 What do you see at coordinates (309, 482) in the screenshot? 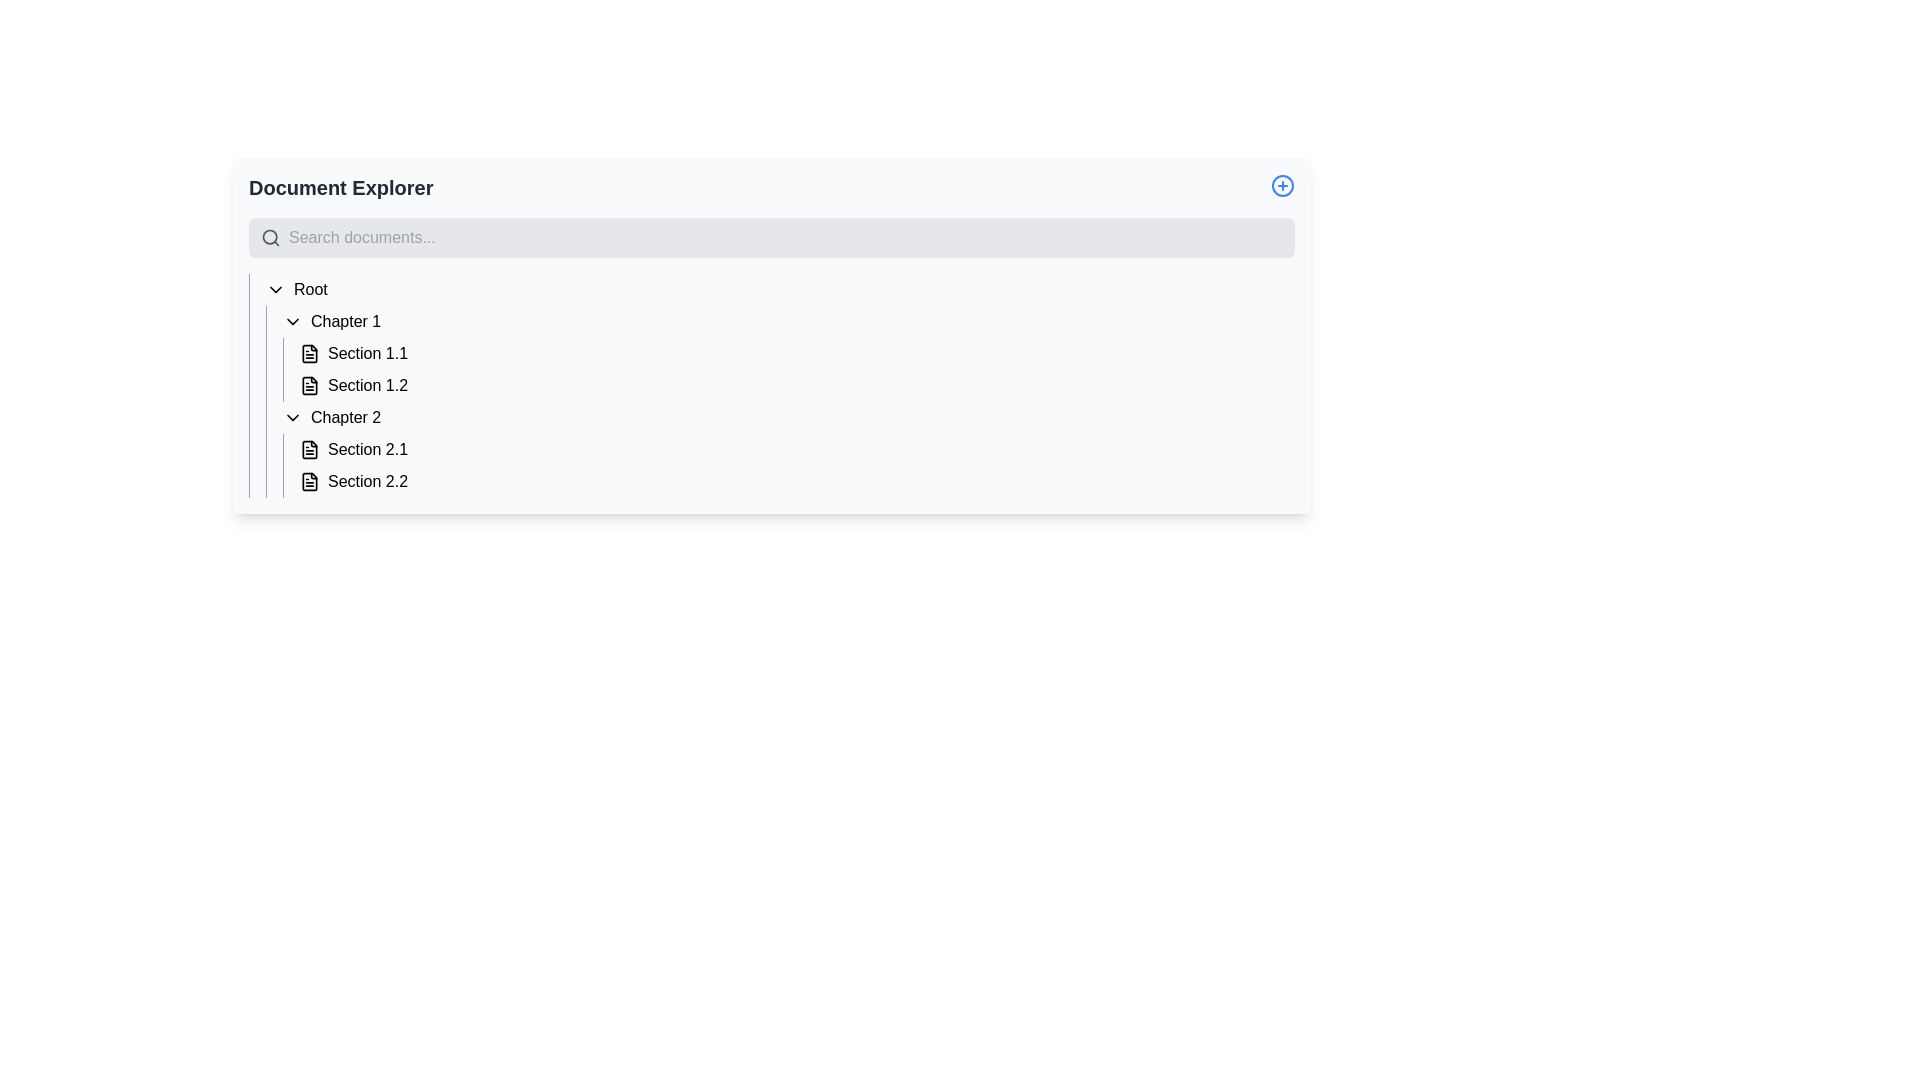
I see `the graphical icon representing the file associated with 'Section 2.2' in the Document Explorer, which is located to the left of the text 'Section 2.2'` at bounding box center [309, 482].